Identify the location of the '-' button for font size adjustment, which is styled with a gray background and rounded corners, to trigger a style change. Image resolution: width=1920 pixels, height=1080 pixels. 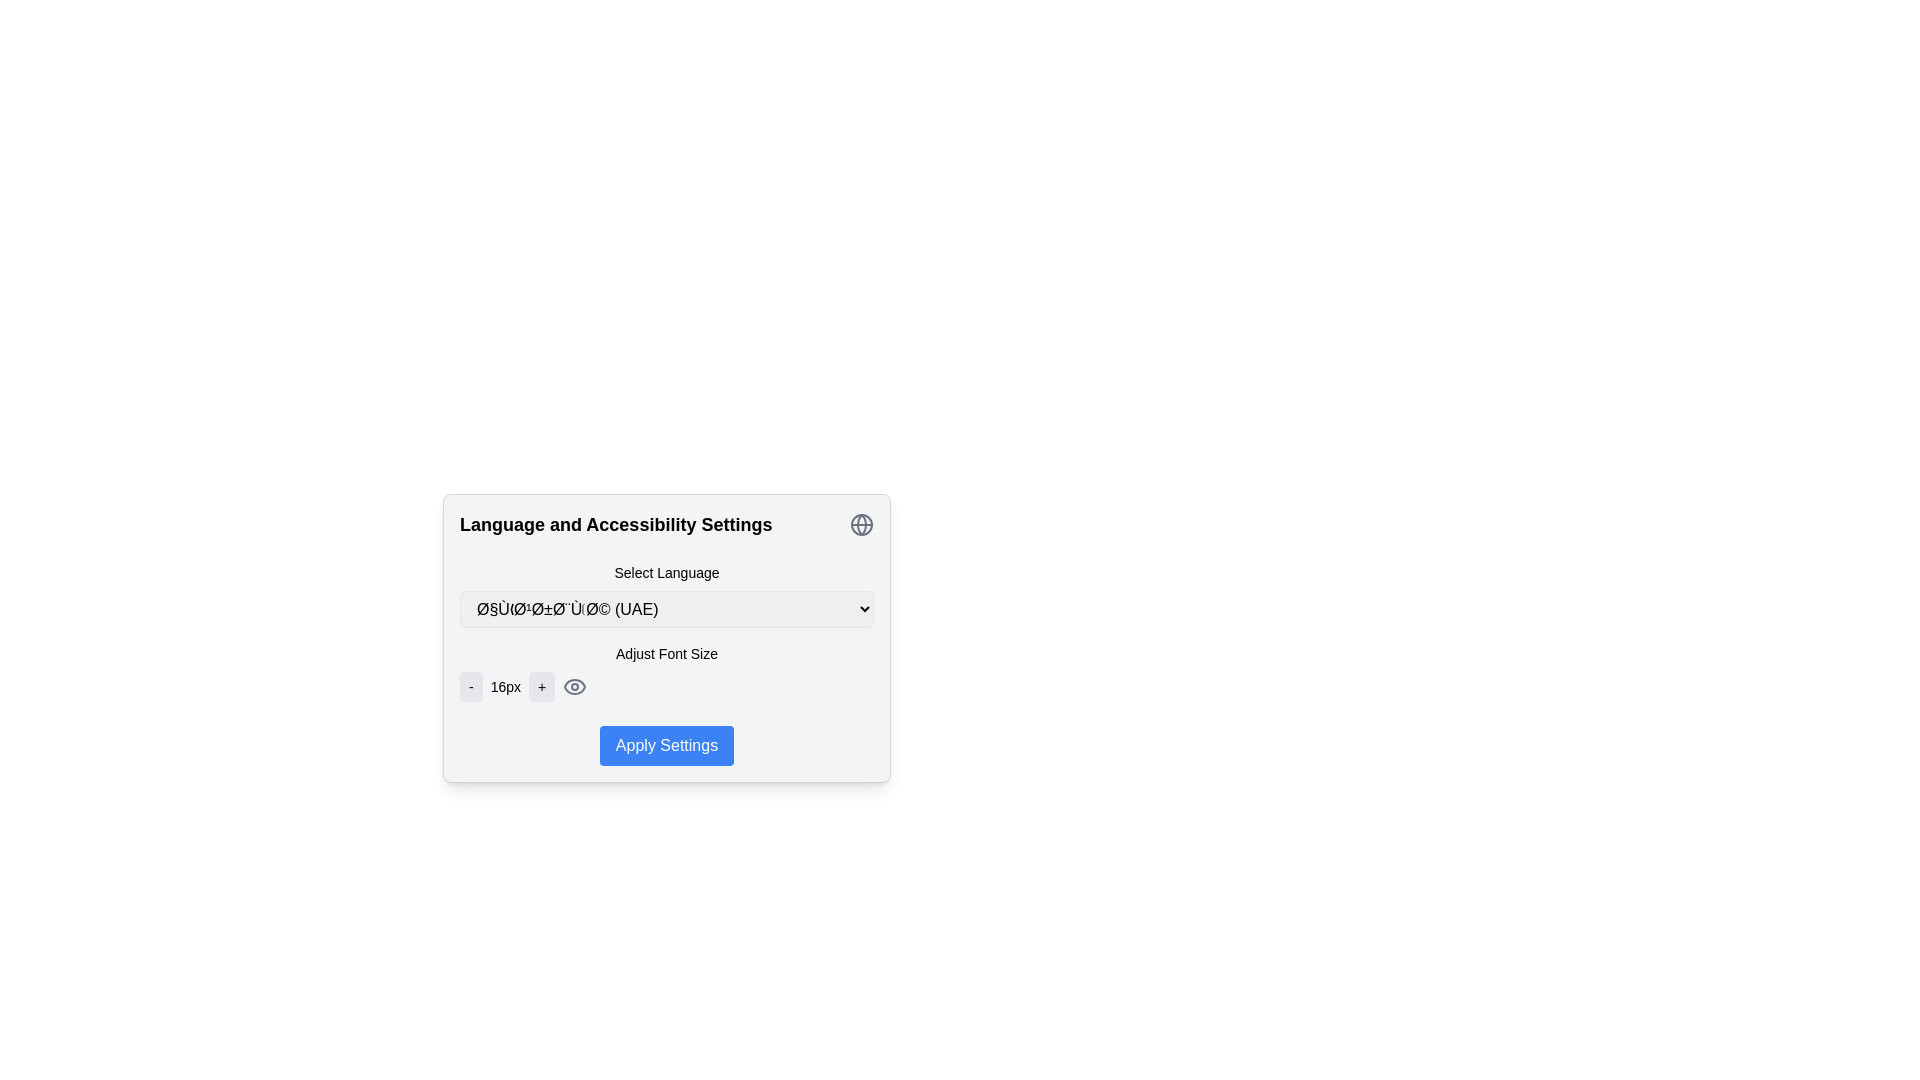
(470, 685).